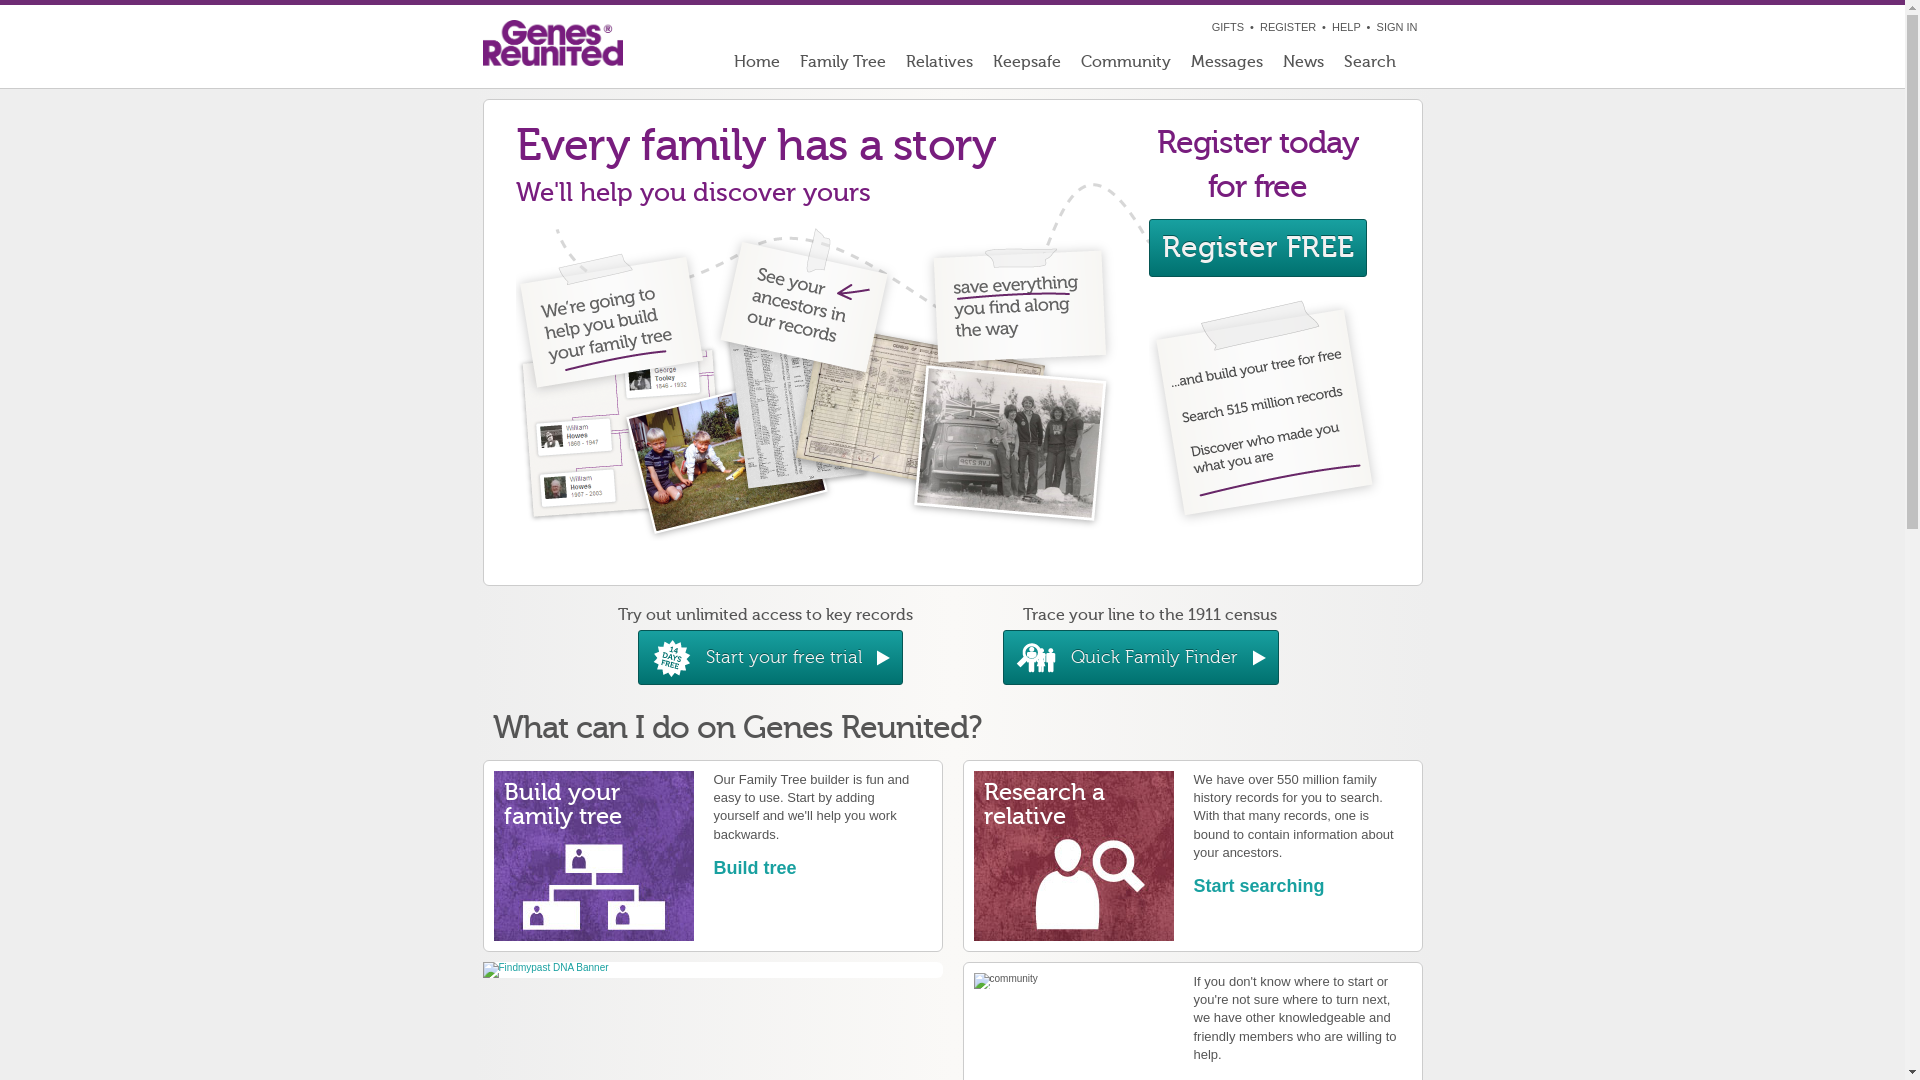  Describe the element at coordinates (1140, 657) in the screenshot. I see `'Quick Family Finder'` at that location.